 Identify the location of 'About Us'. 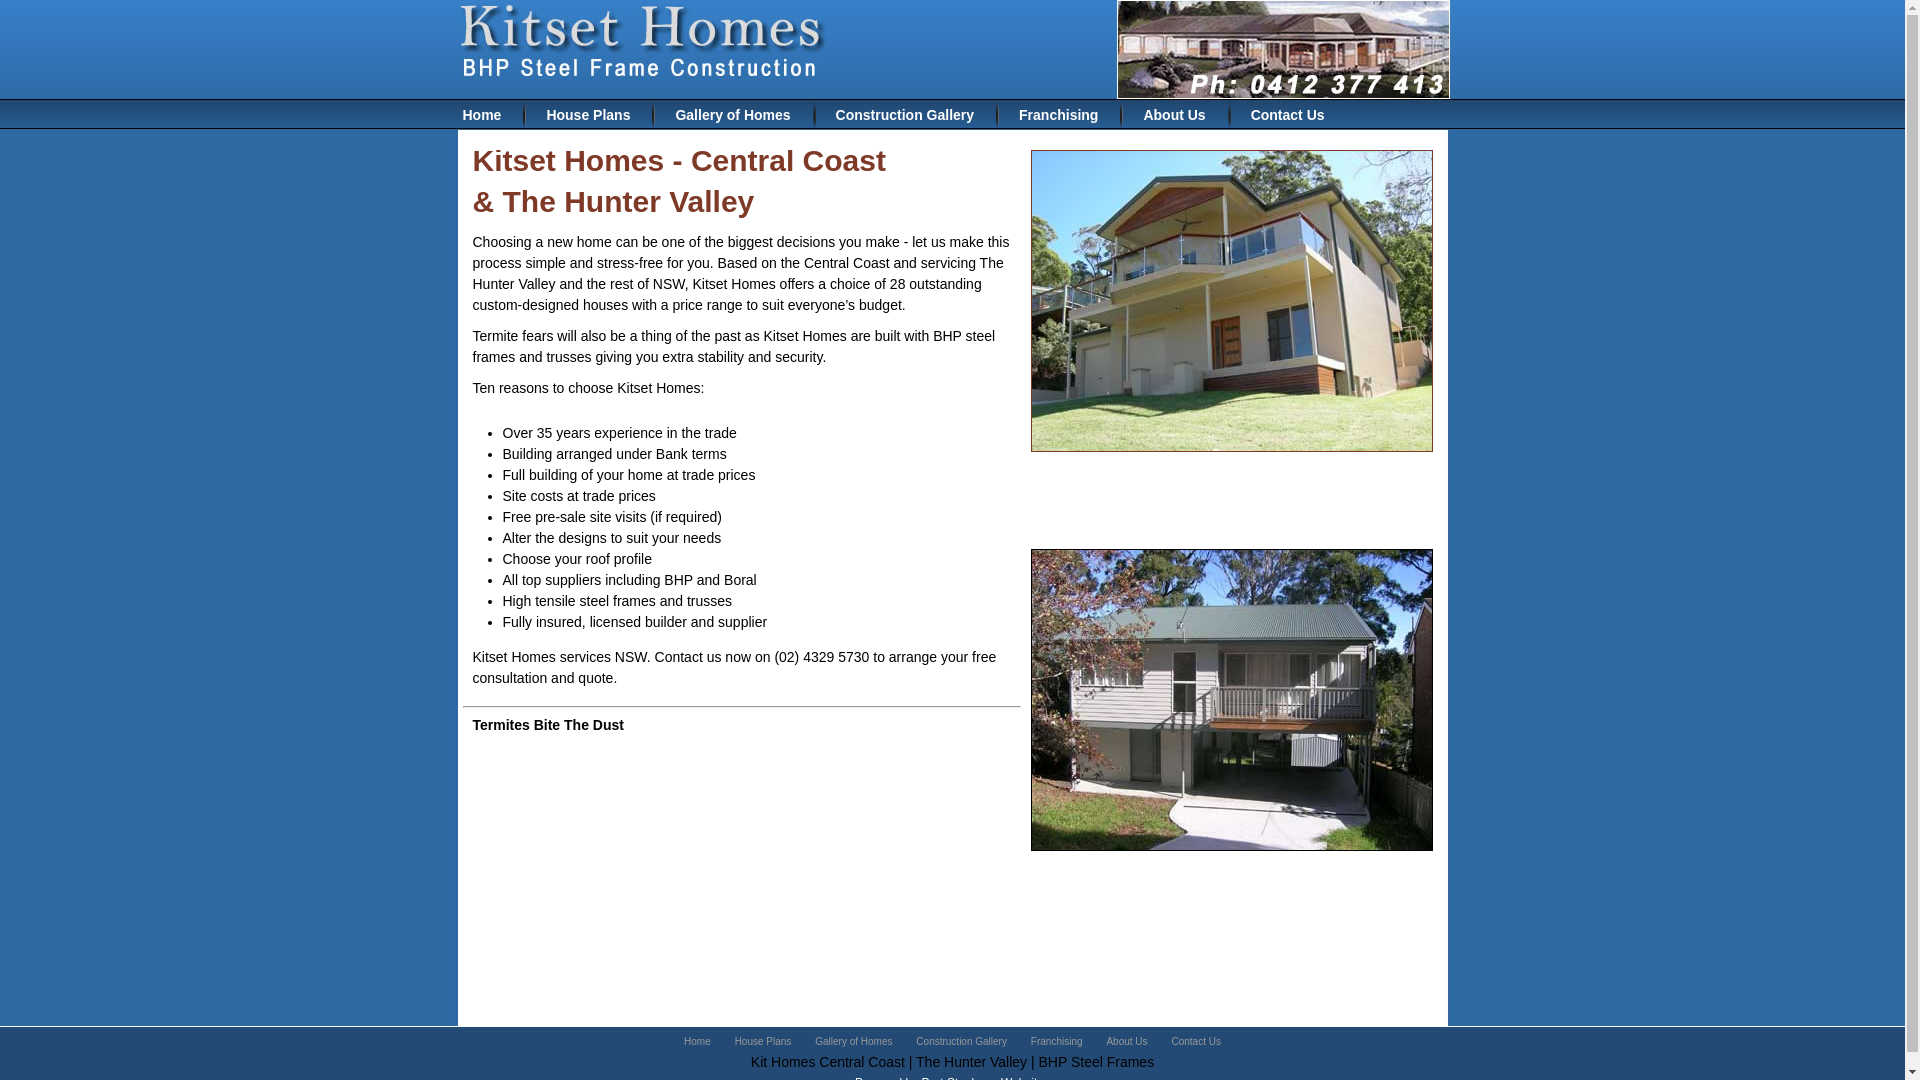
(1126, 1040).